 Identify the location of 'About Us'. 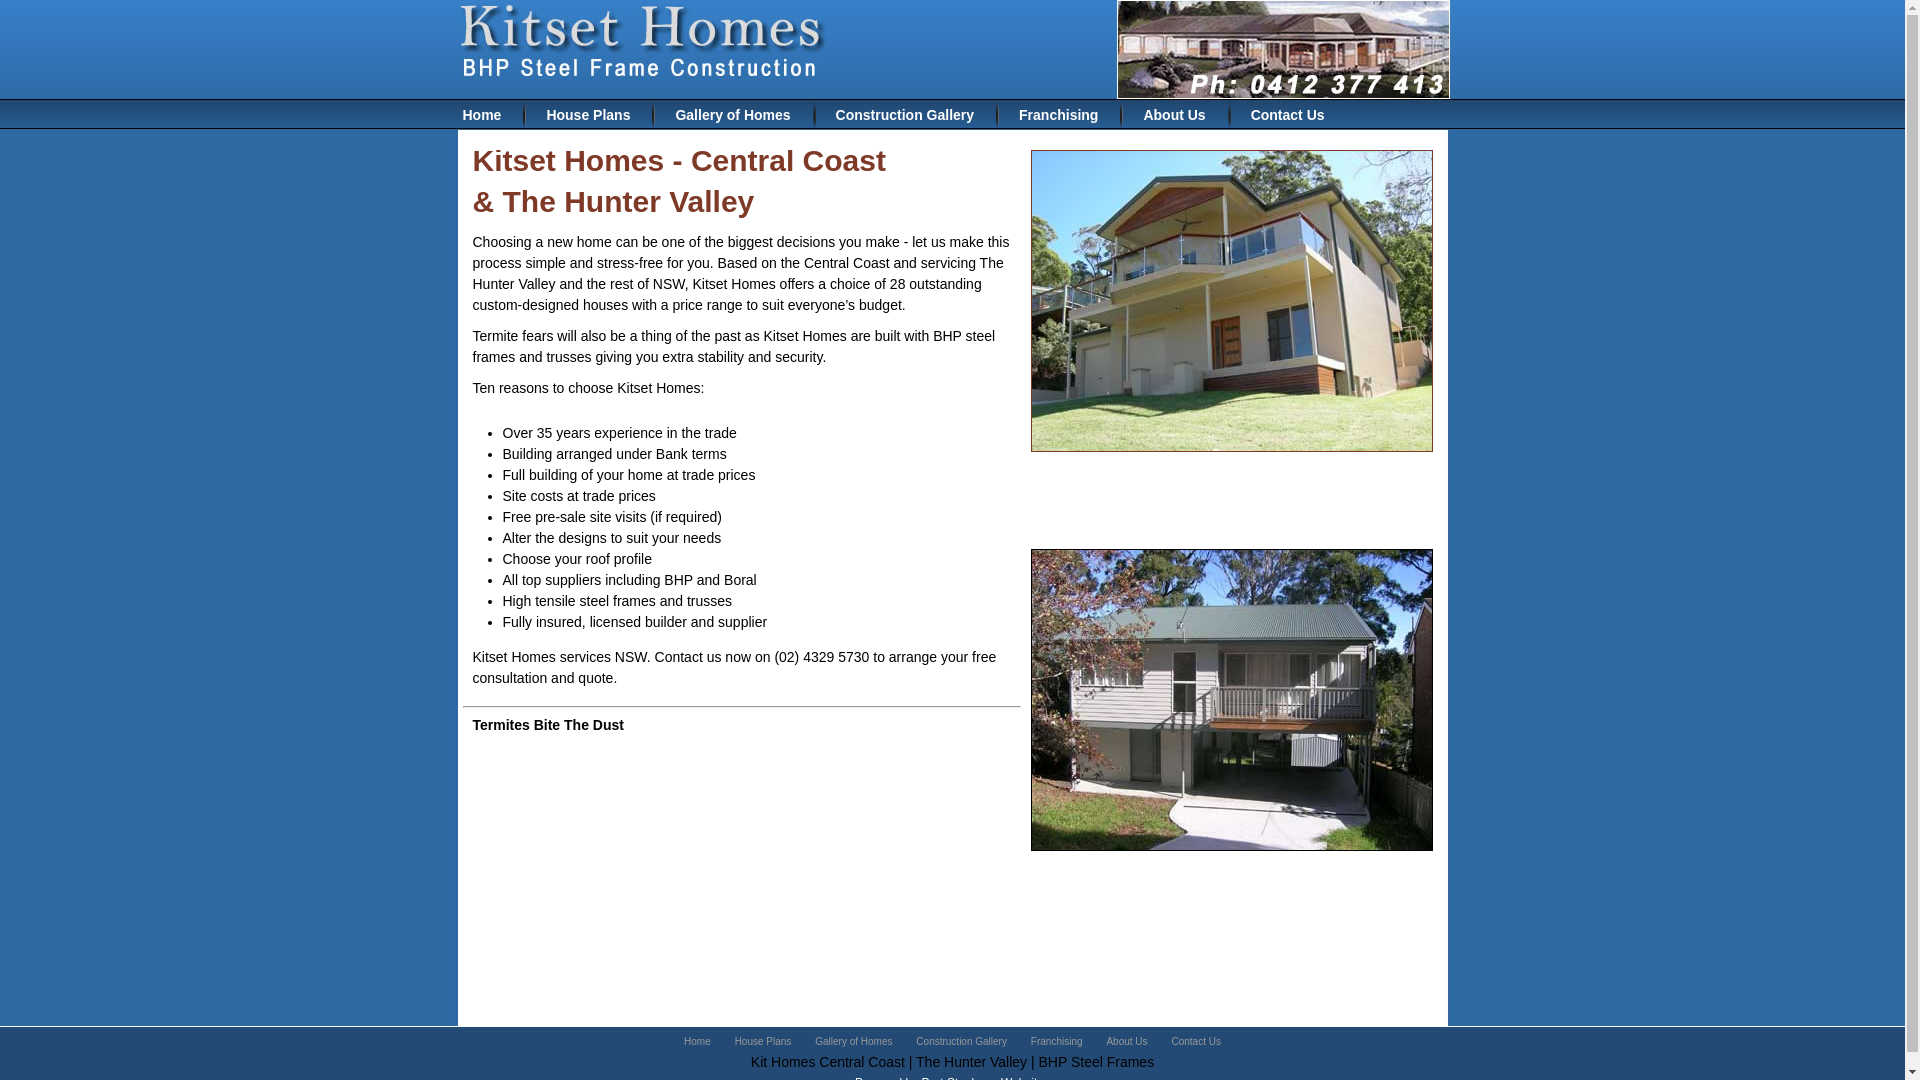
(1126, 1040).